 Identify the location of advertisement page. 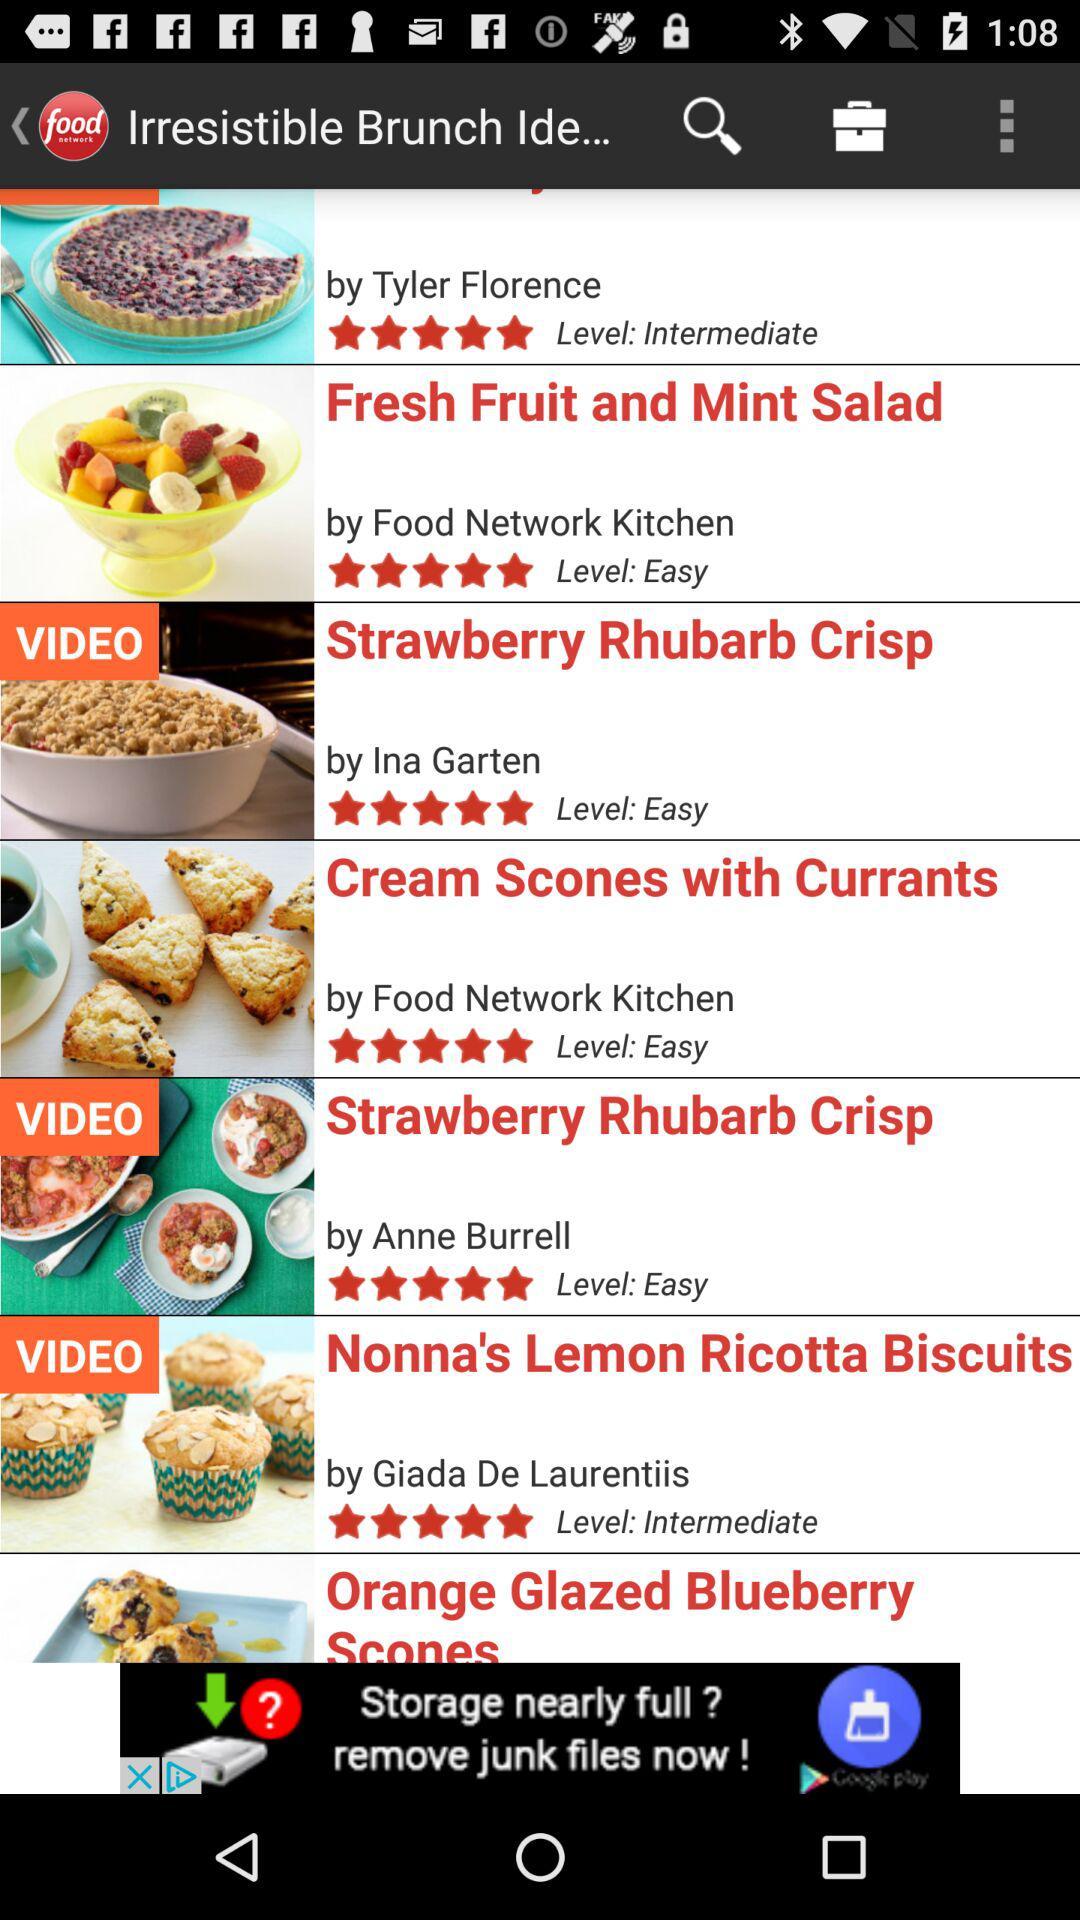
(540, 1727).